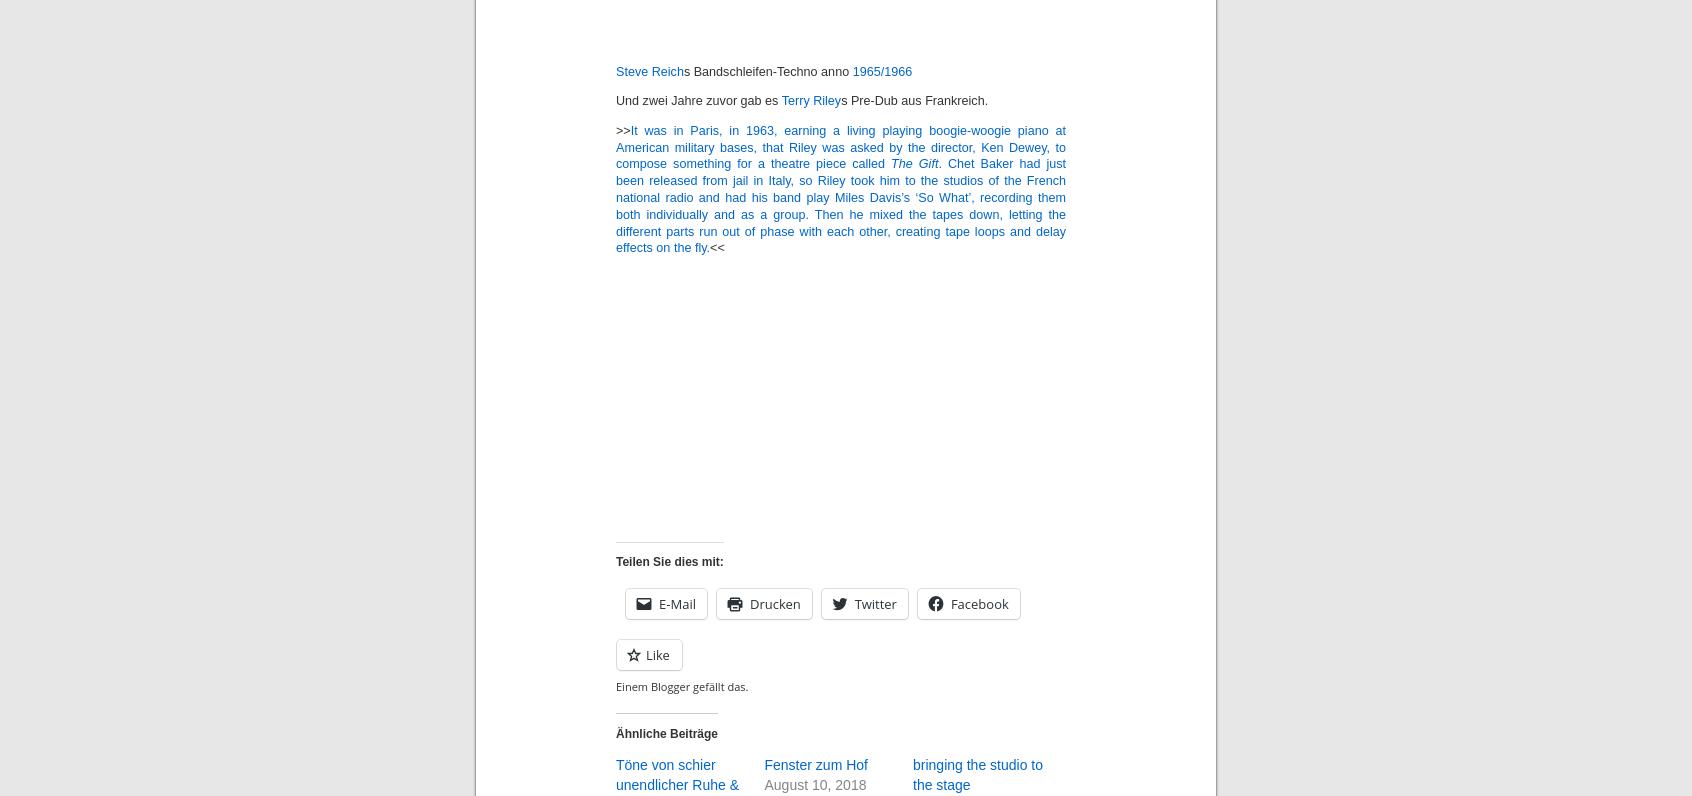 Image resolution: width=1692 pixels, height=796 pixels. What do you see at coordinates (781, 101) in the screenshot?
I see `'Terry Riley'` at bounding box center [781, 101].